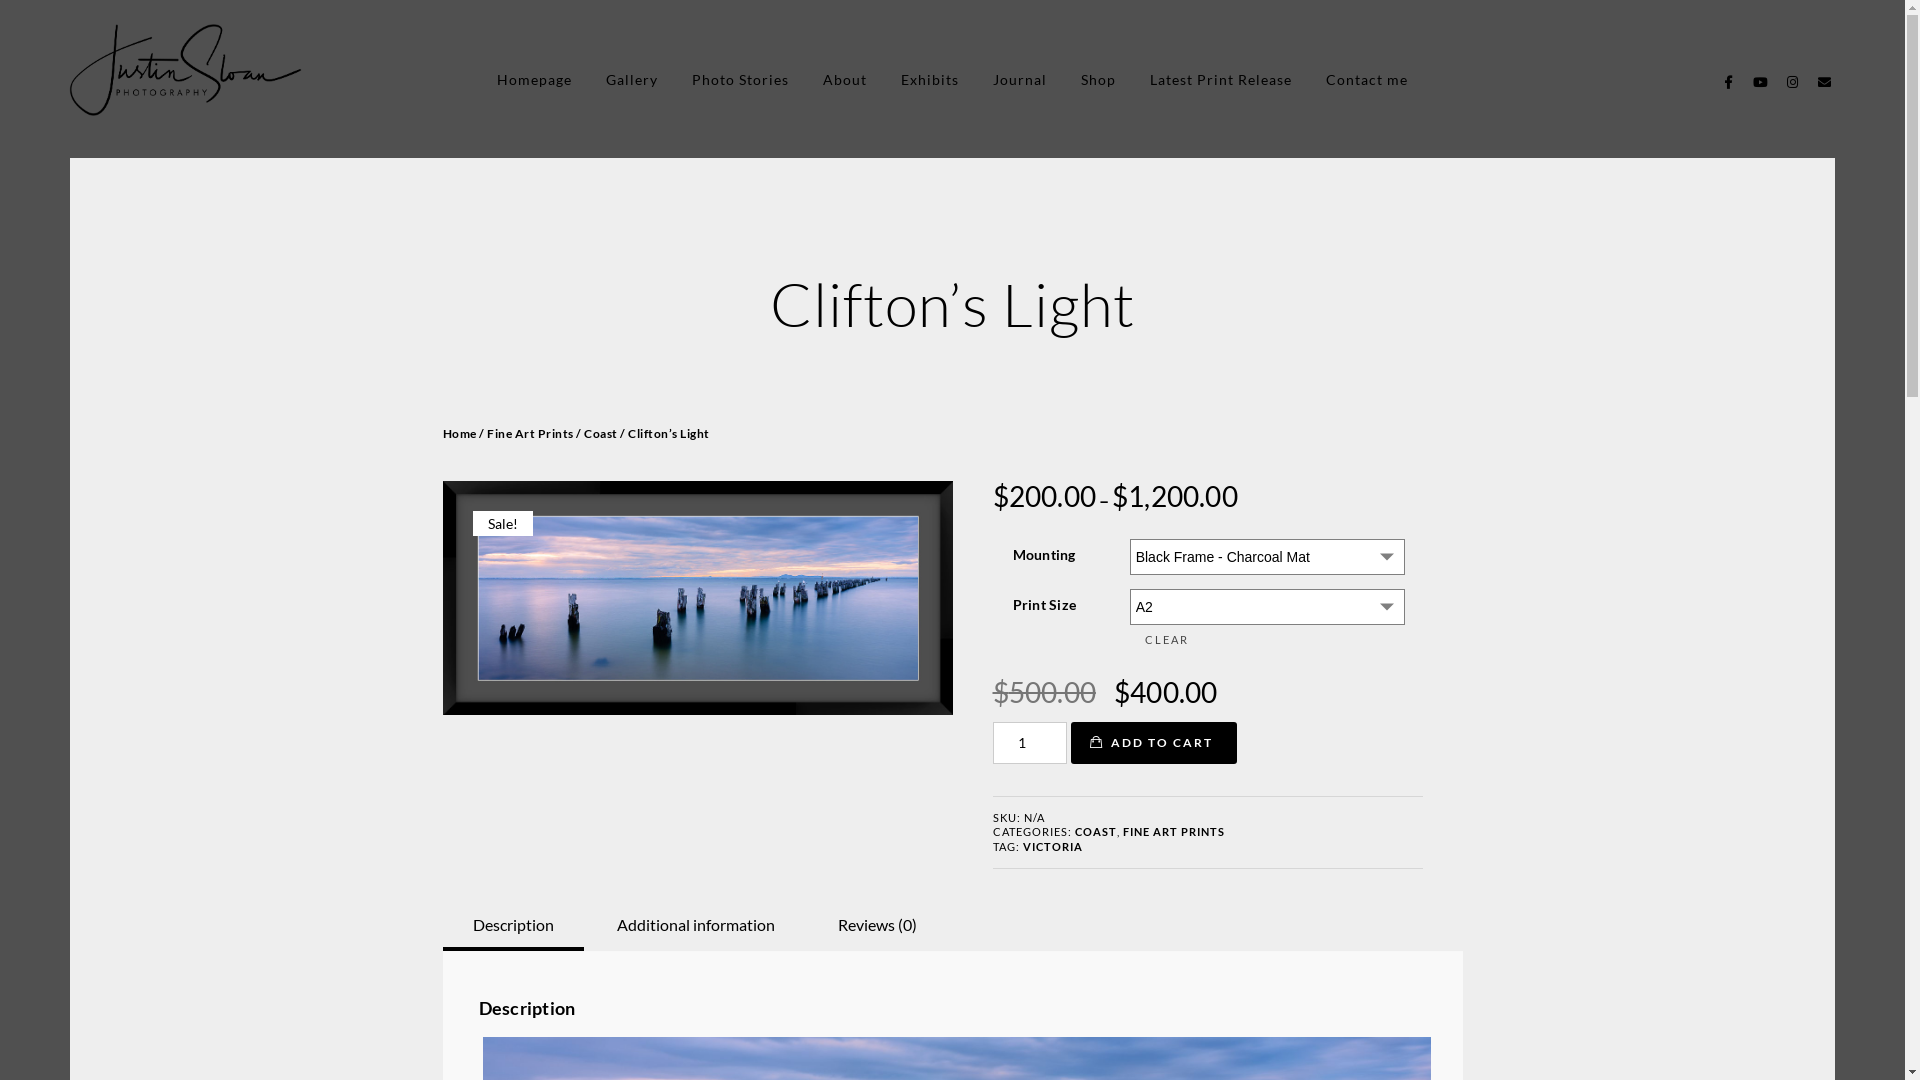  I want to click on 'ADD TO CART', so click(1152, 743).